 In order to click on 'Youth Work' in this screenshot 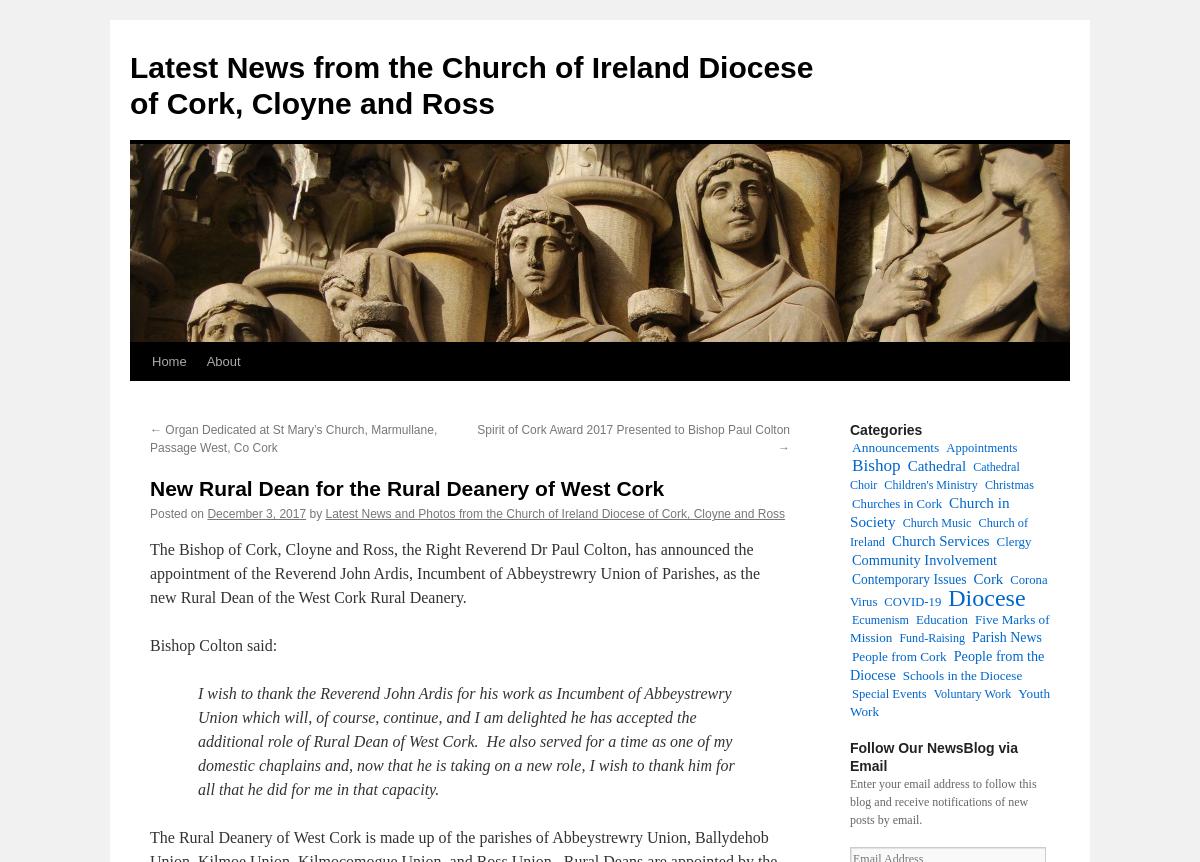, I will do `click(949, 701)`.